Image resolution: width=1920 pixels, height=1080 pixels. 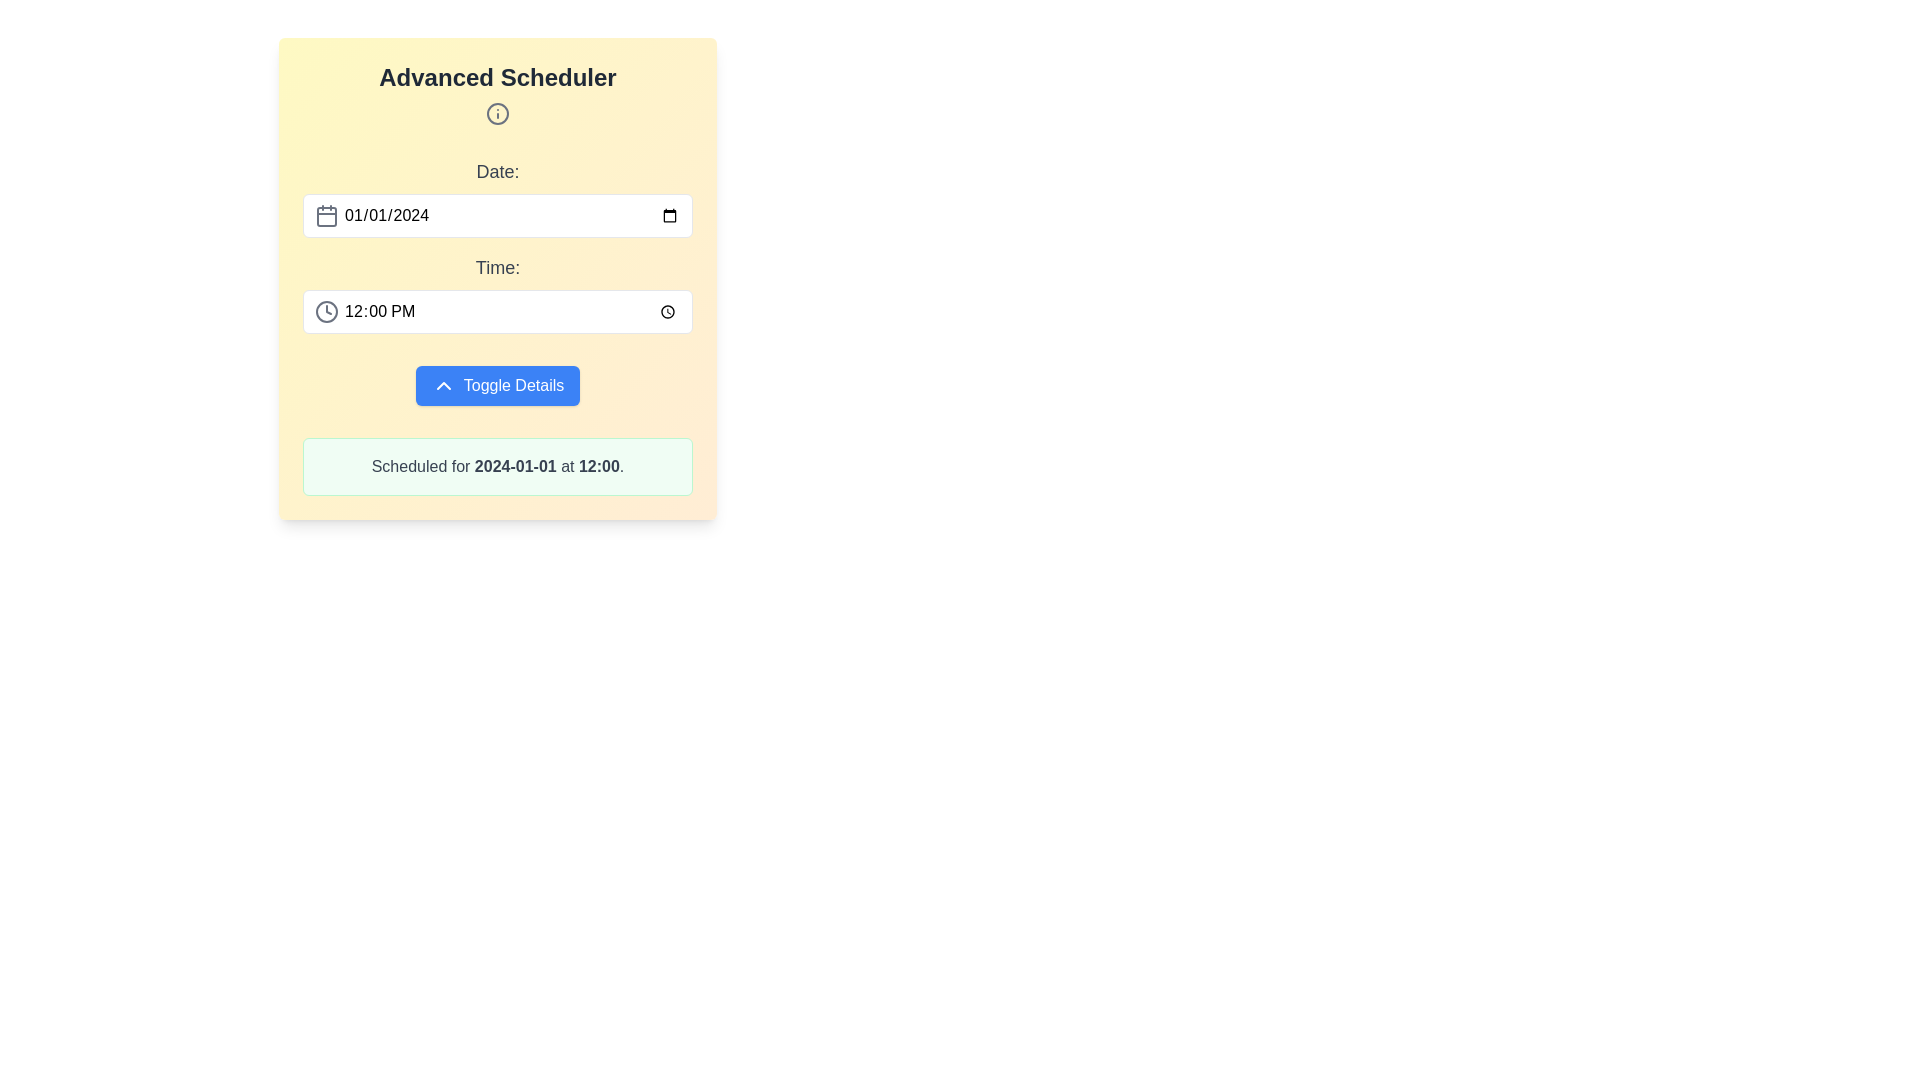 I want to click on informational icon located directly below the 'Advanced Scheduler' label, which provides additional details or guidance related to the module, so click(x=498, y=114).